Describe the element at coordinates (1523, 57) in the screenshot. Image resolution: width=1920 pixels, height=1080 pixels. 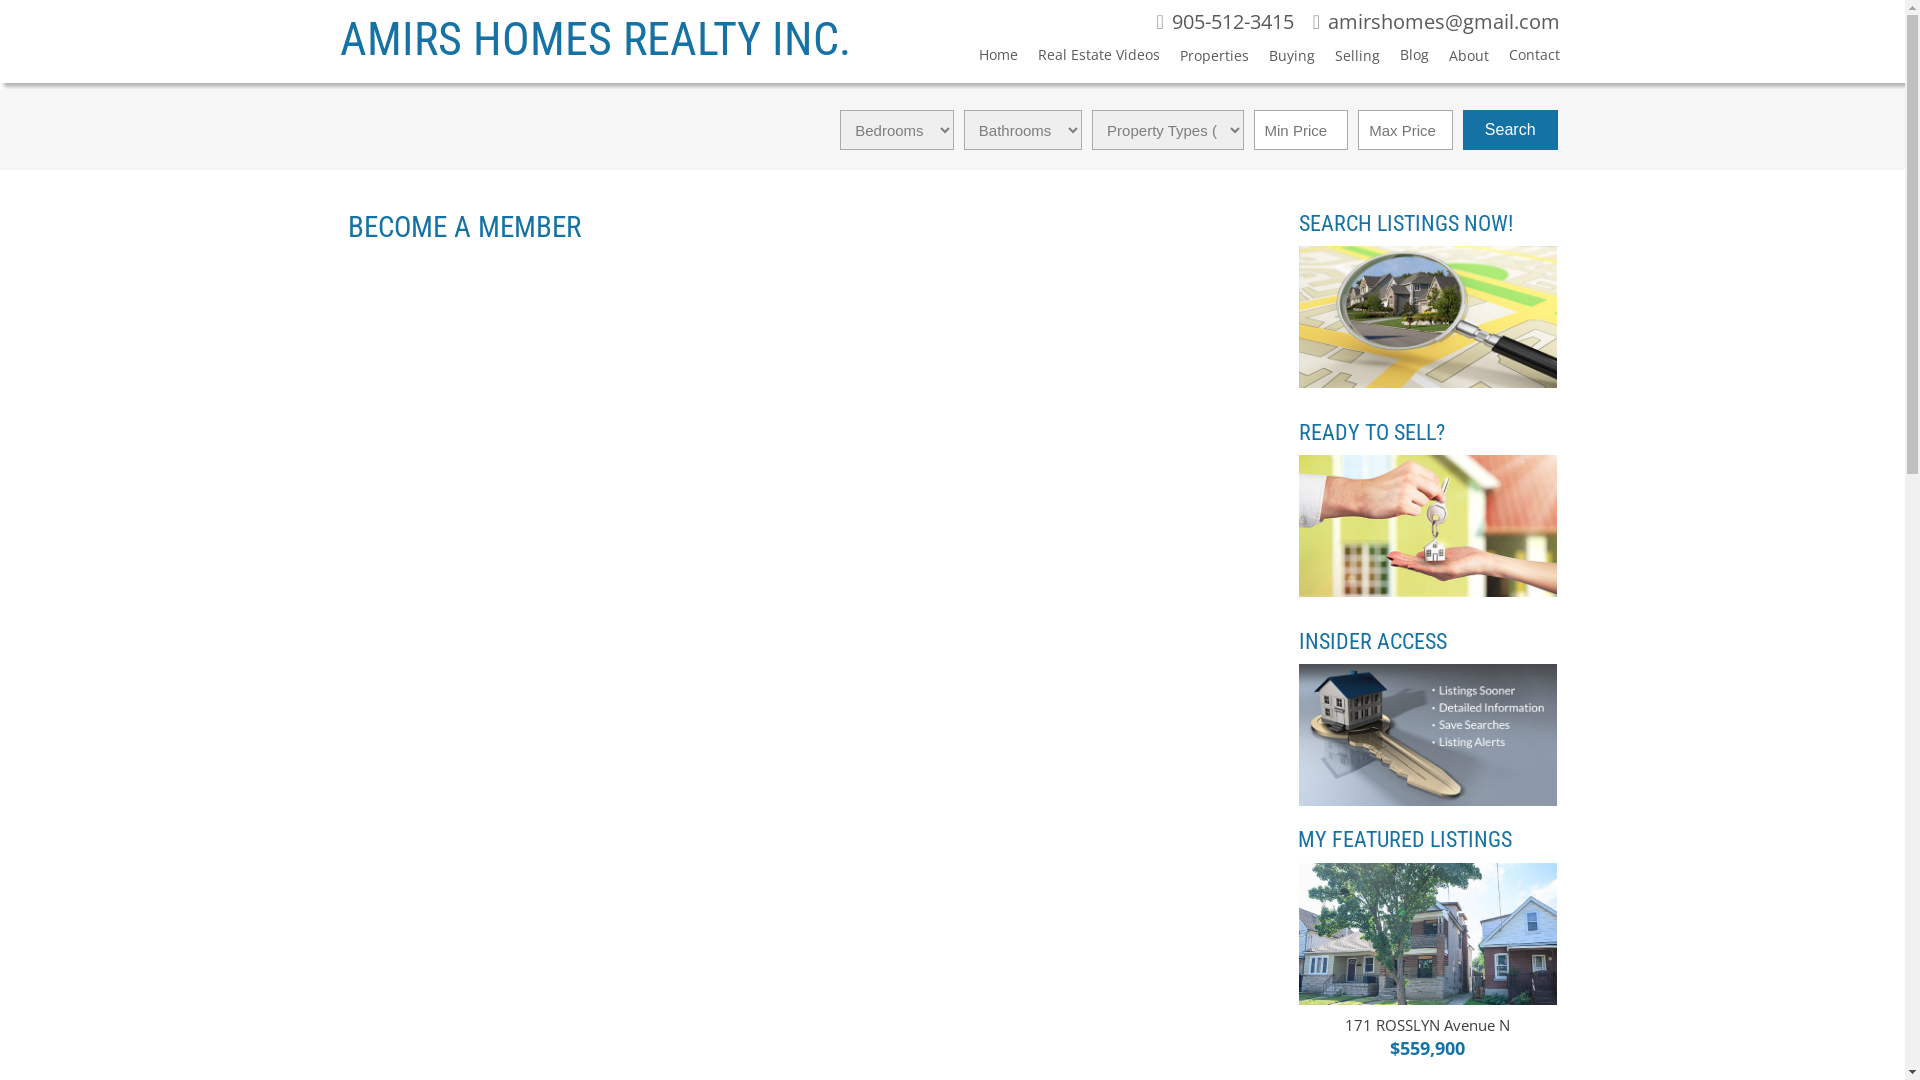
I see `'Contact'` at that location.